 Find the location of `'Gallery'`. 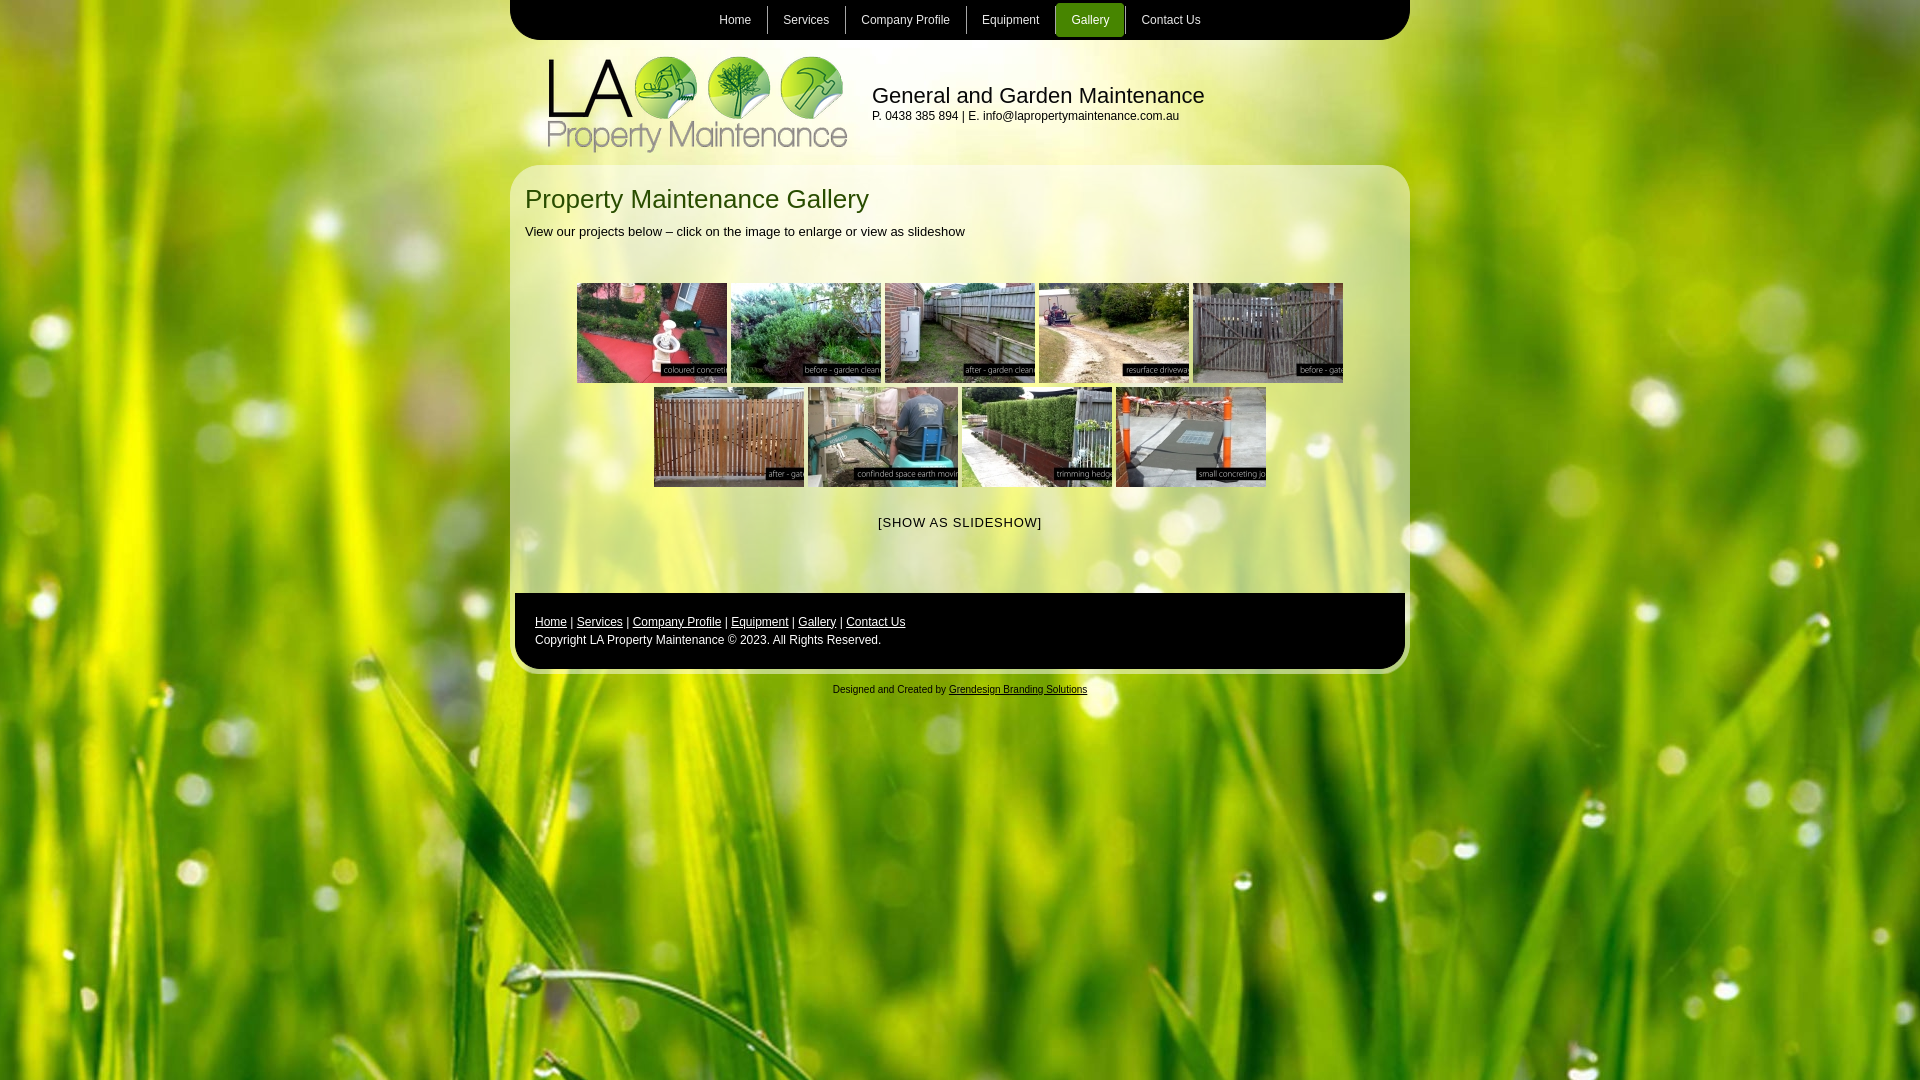

'Gallery' is located at coordinates (1088, 19).